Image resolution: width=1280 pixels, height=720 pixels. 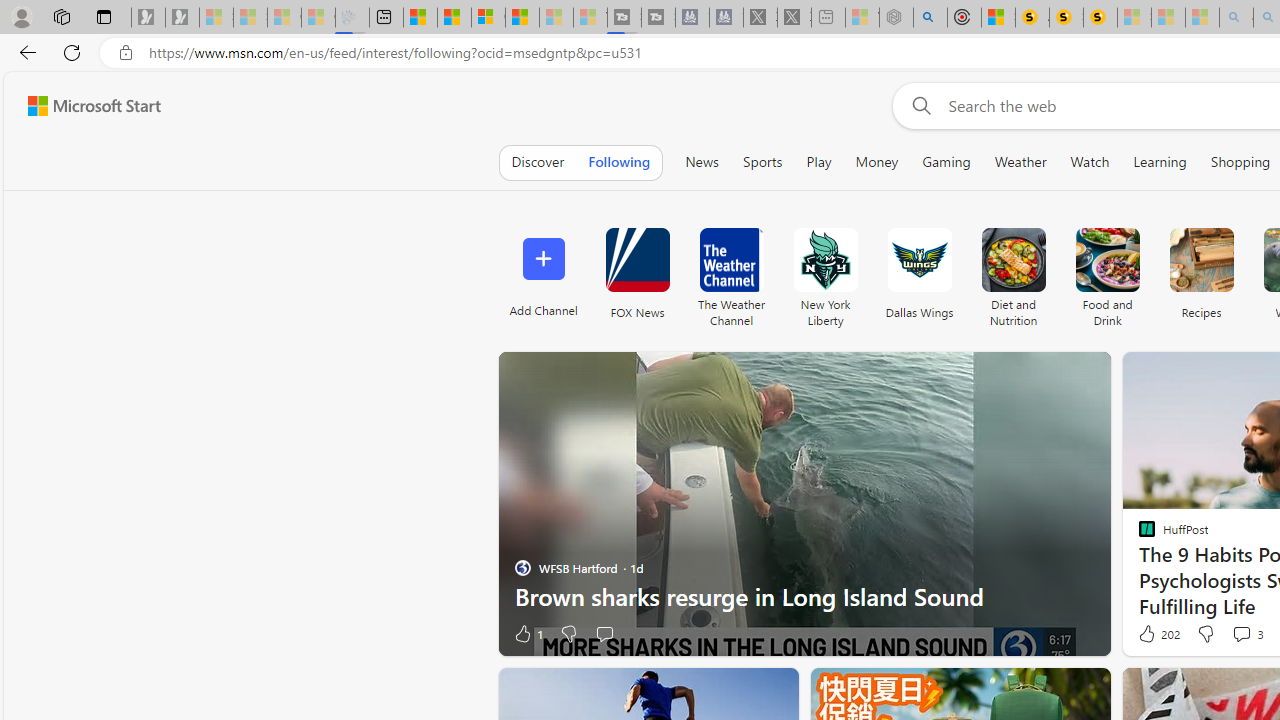 I want to click on 'Gaming', so click(x=945, y=161).